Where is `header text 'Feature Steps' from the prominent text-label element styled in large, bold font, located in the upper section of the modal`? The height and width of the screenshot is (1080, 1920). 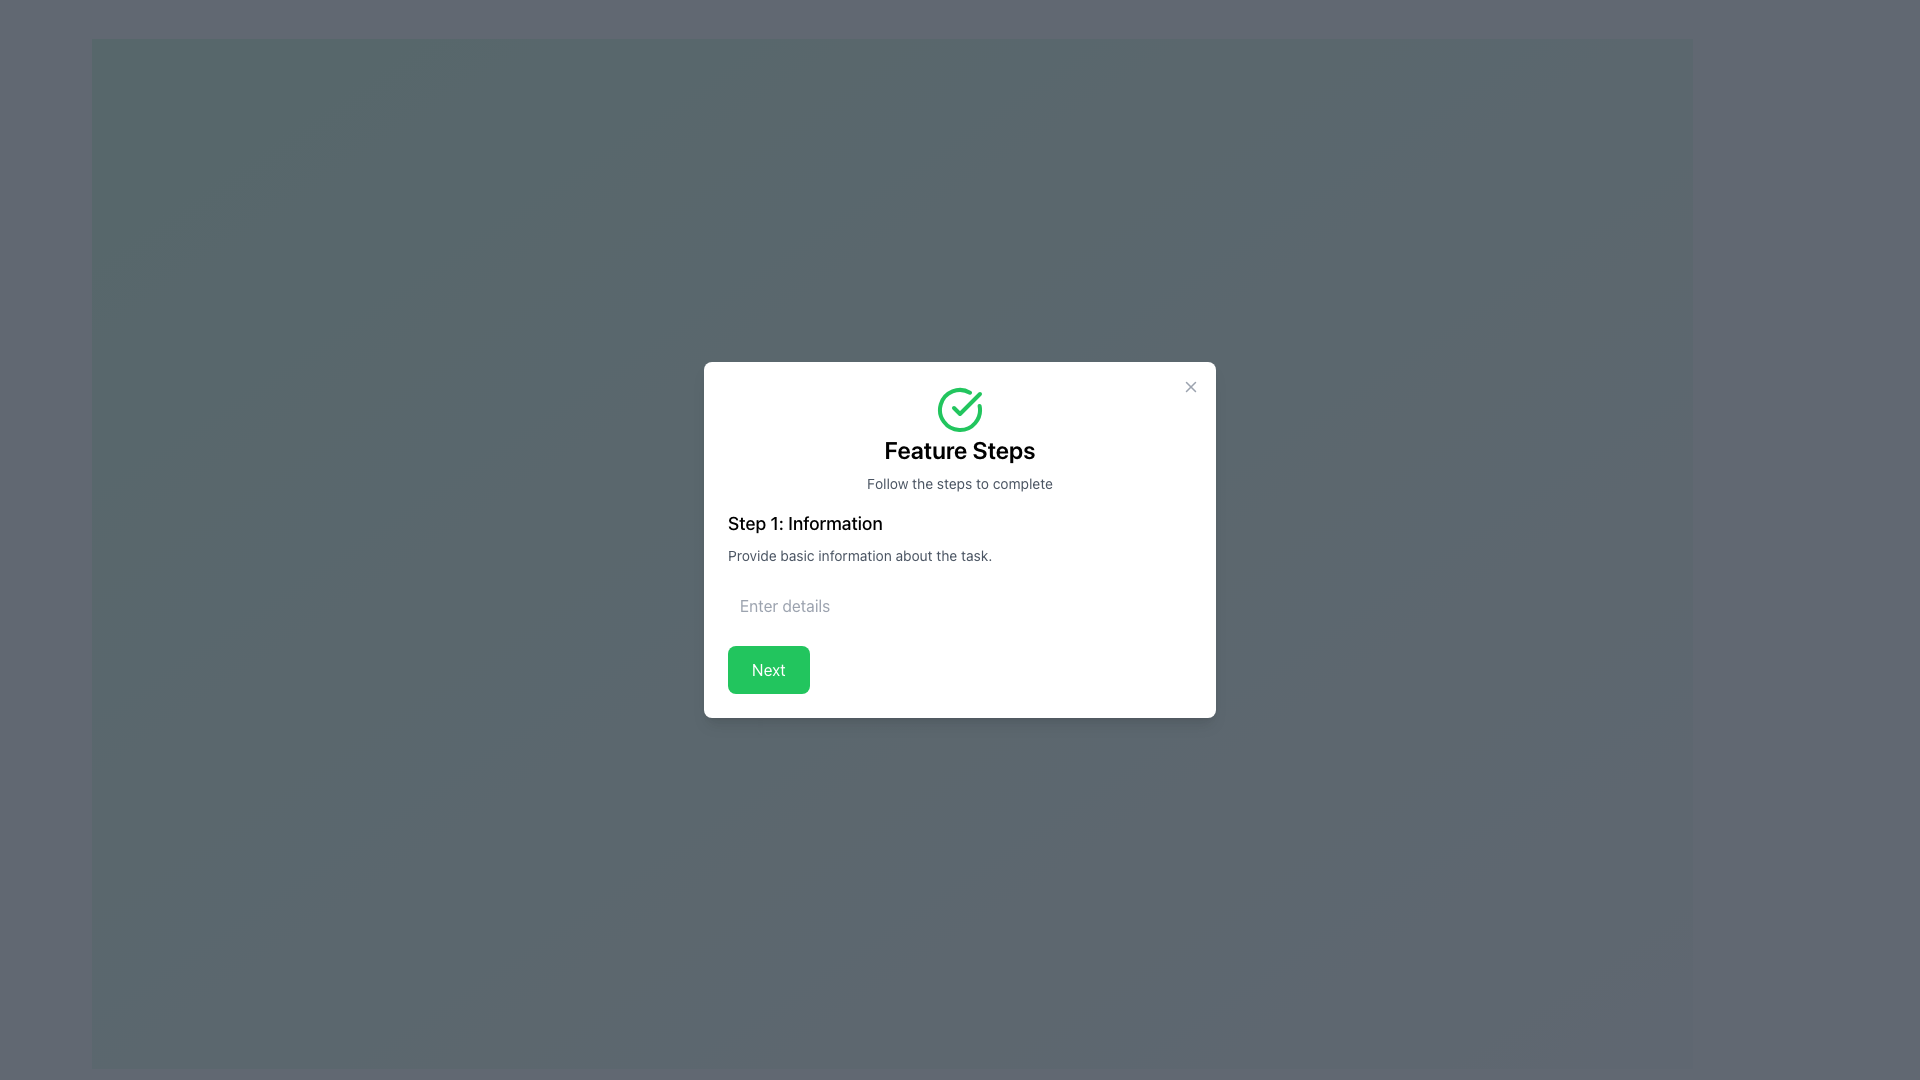 header text 'Feature Steps' from the prominent text-label element styled in large, bold font, located in the upper section of the modal is located at coordinates (960, 450).